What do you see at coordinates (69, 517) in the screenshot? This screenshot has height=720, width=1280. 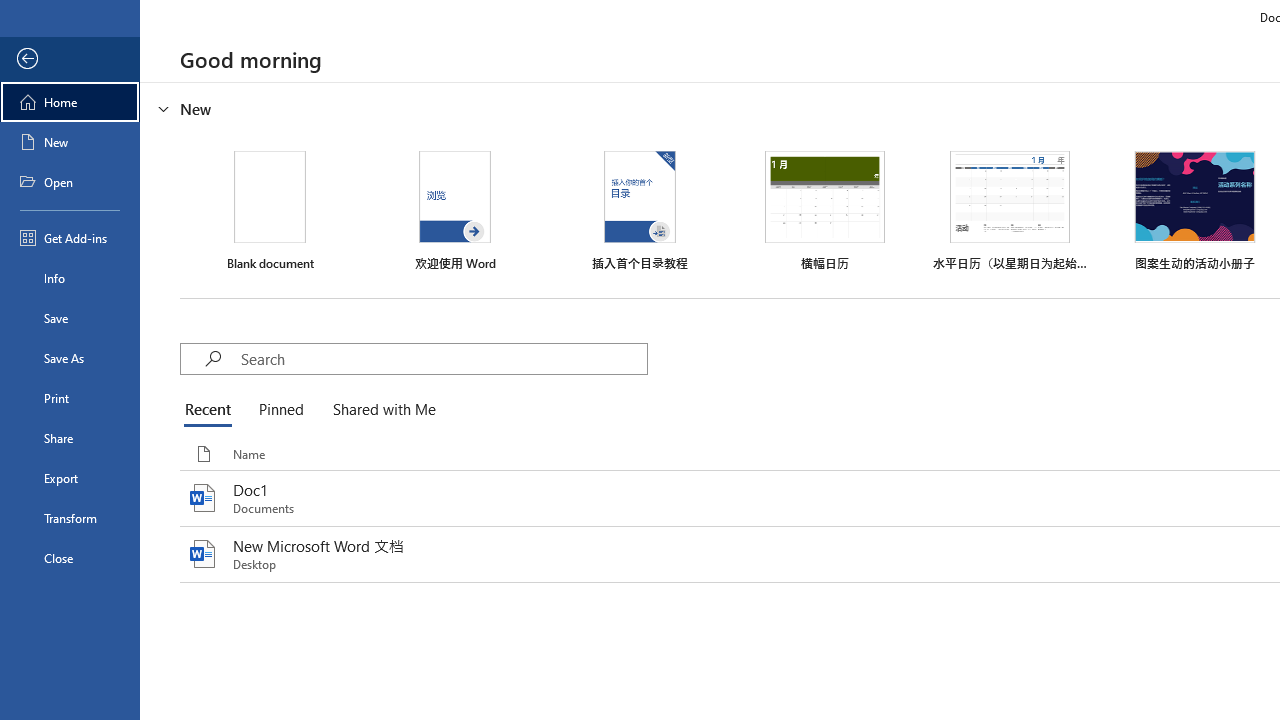 I see `'Transform'` at bounding box center [69, 517].